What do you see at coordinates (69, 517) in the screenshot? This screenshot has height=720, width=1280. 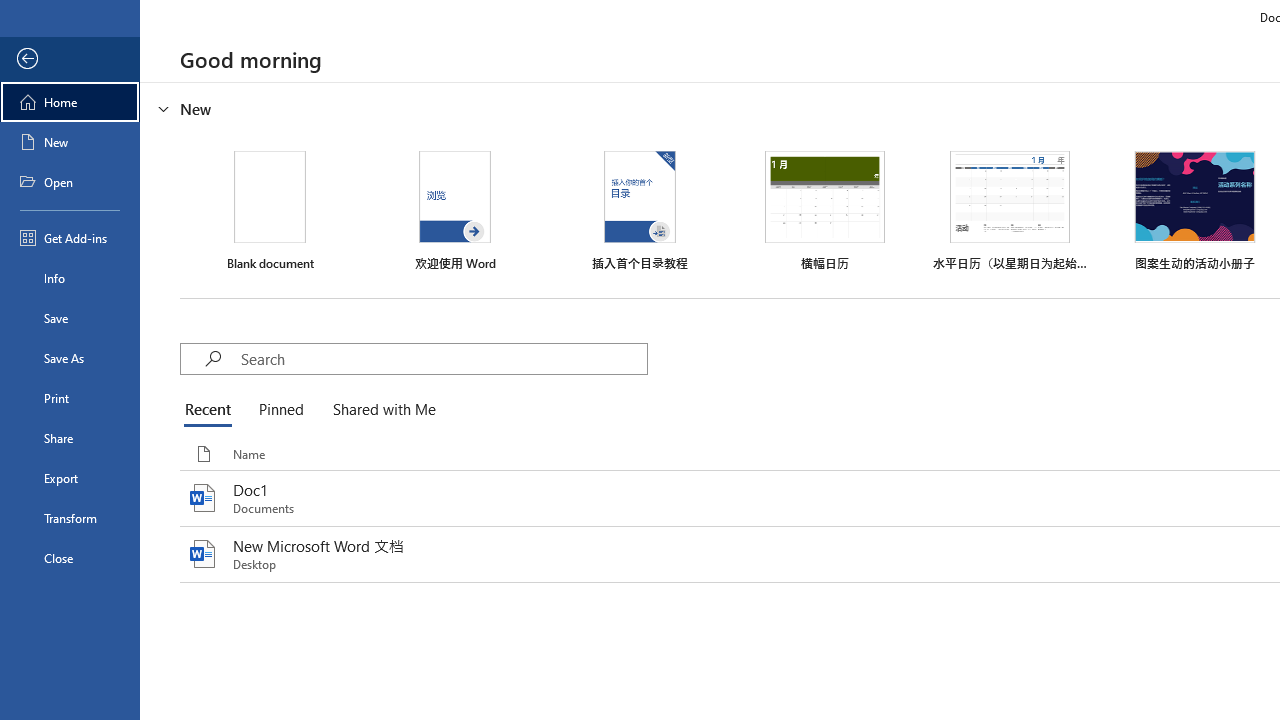 I see `'Transform'` at bounding box center [69, 517].